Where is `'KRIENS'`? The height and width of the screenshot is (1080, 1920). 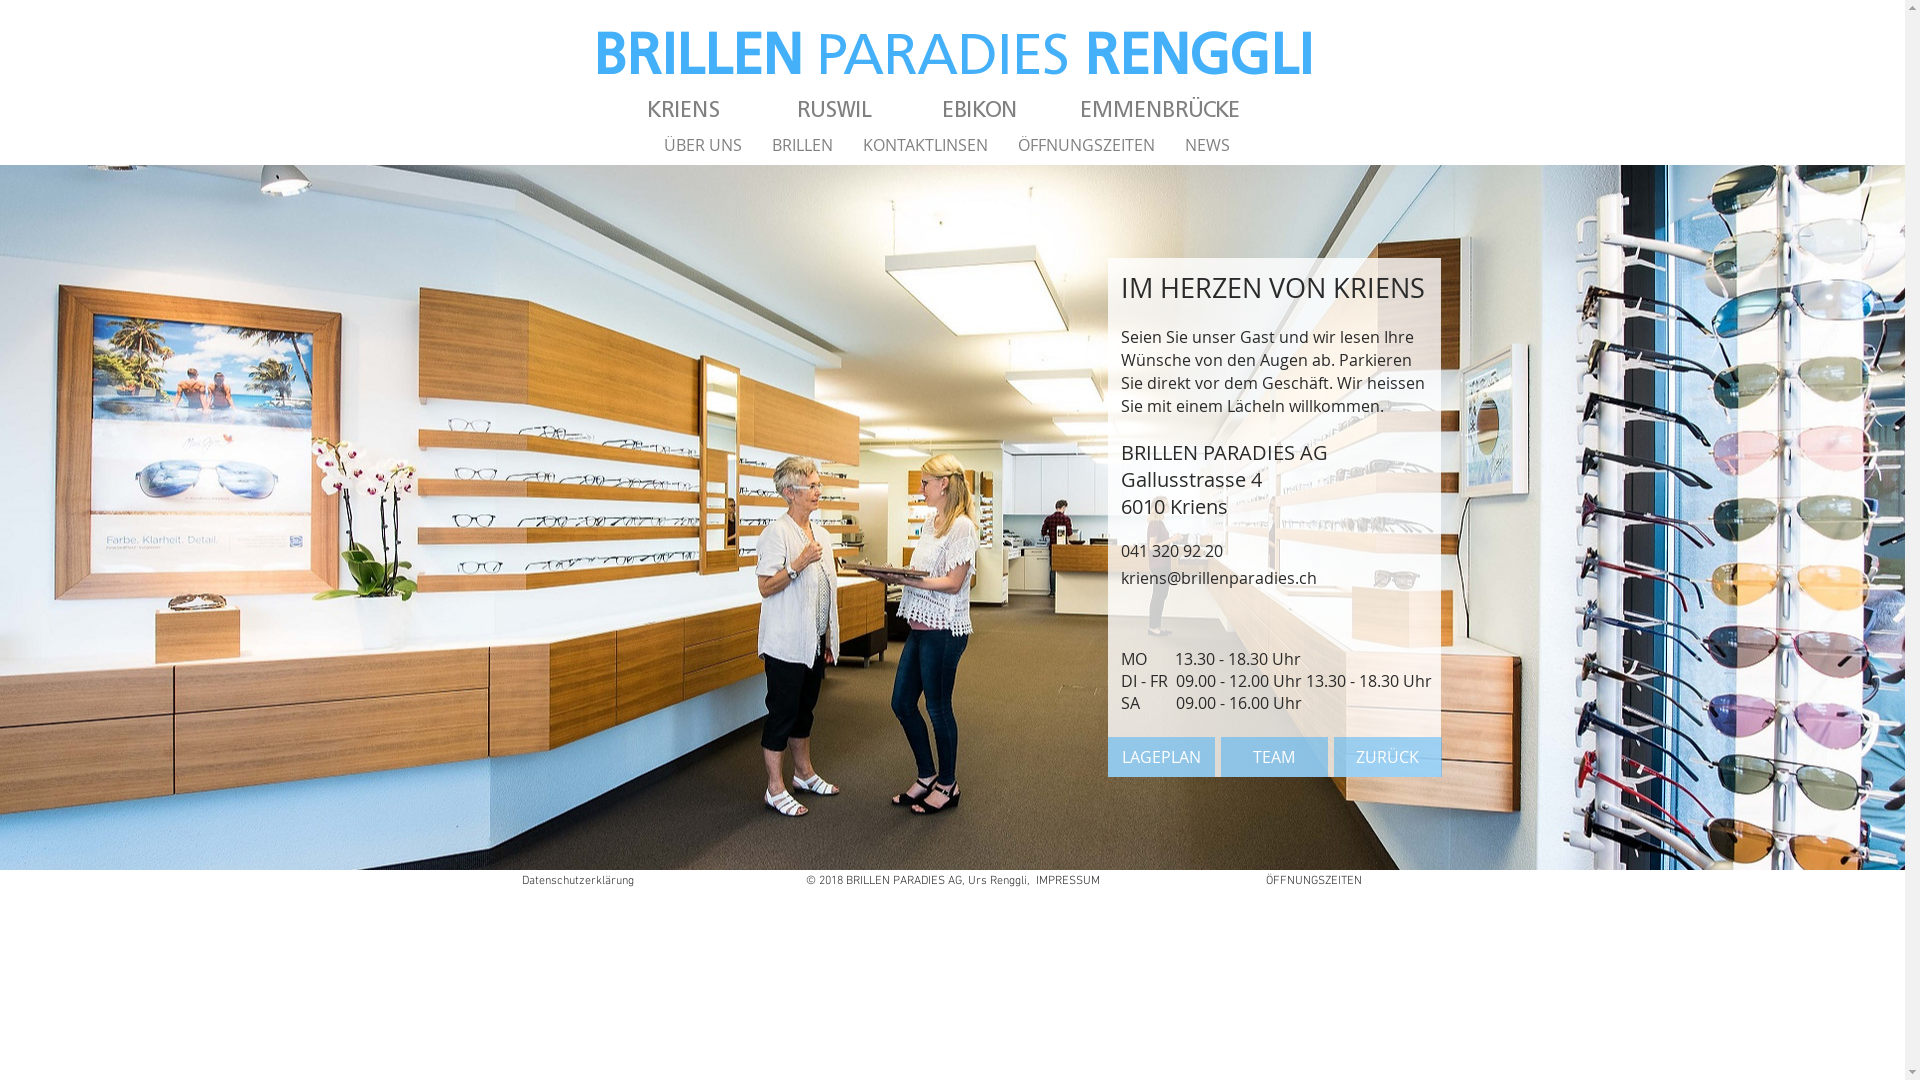 'KRIENS' is located at coordinates (684, 108).